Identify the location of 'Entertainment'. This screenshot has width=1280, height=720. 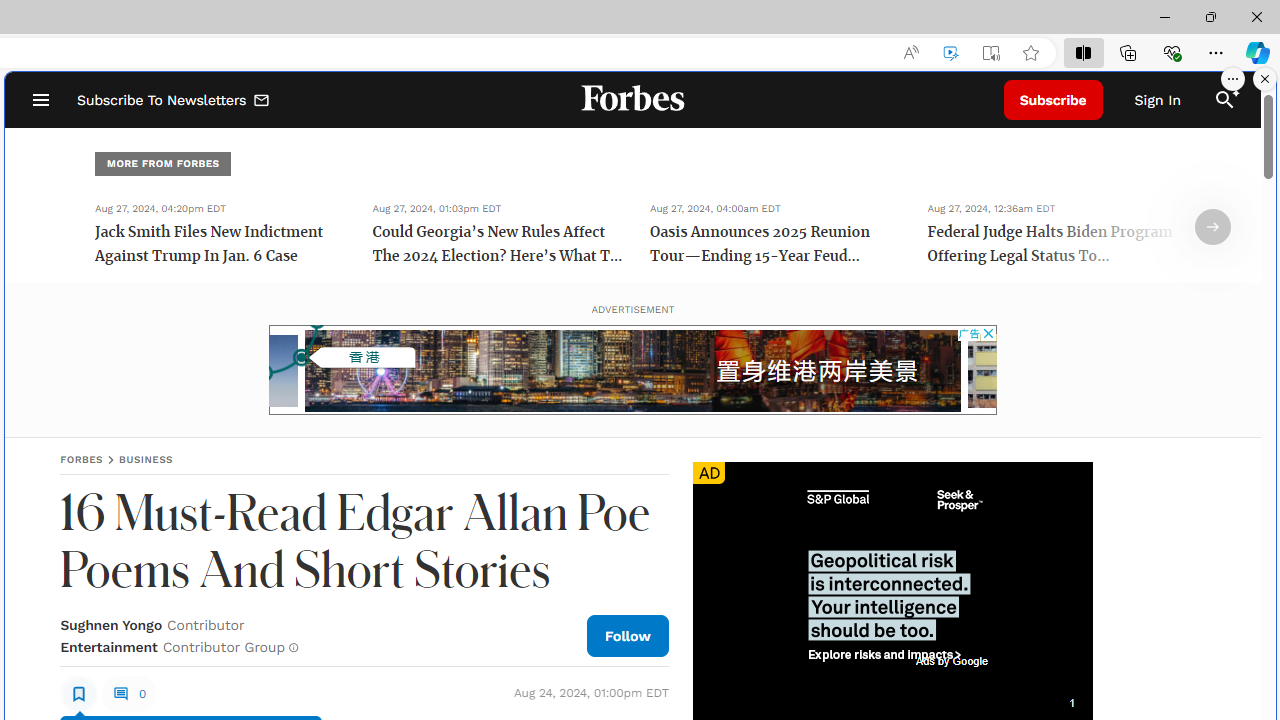
(107, 646).